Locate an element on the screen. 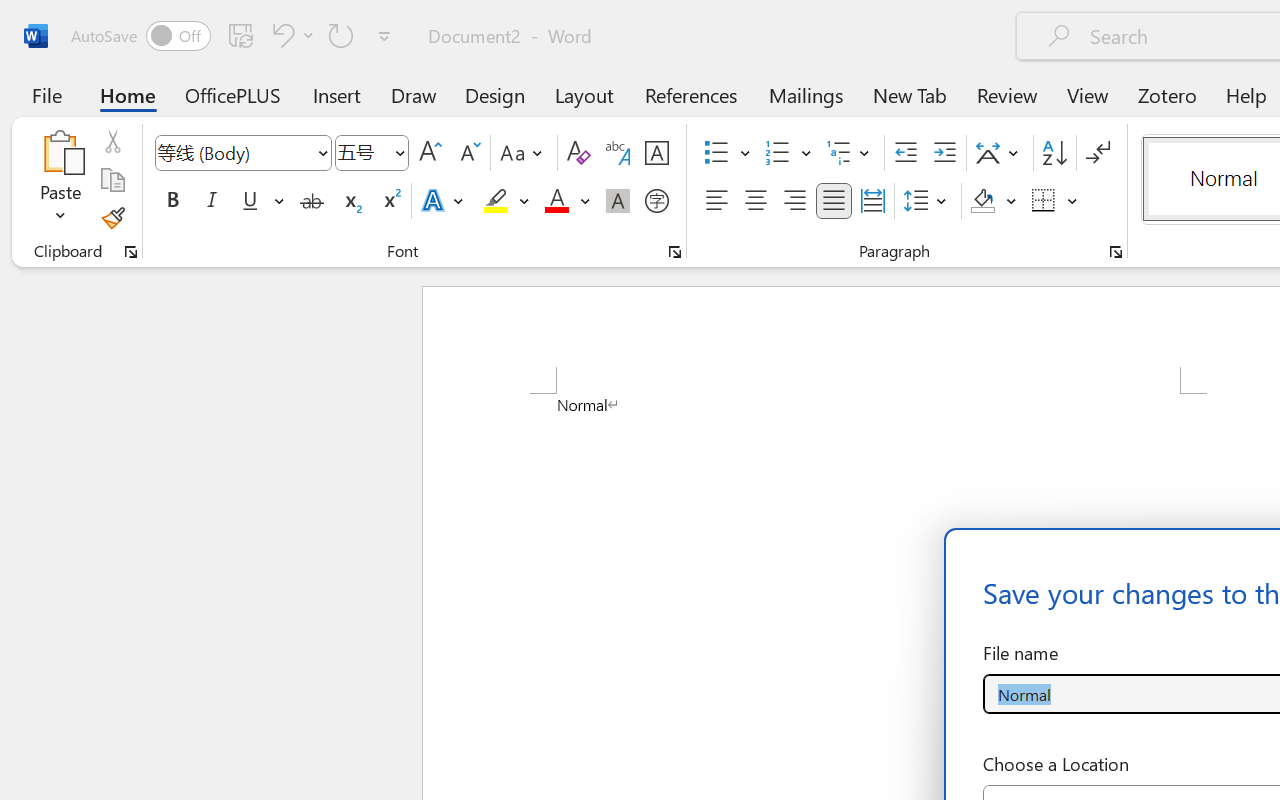 Image resolution: width=1280 pixels, height=800 pixels. 'Numbering' is located at coordinates (788, 153).